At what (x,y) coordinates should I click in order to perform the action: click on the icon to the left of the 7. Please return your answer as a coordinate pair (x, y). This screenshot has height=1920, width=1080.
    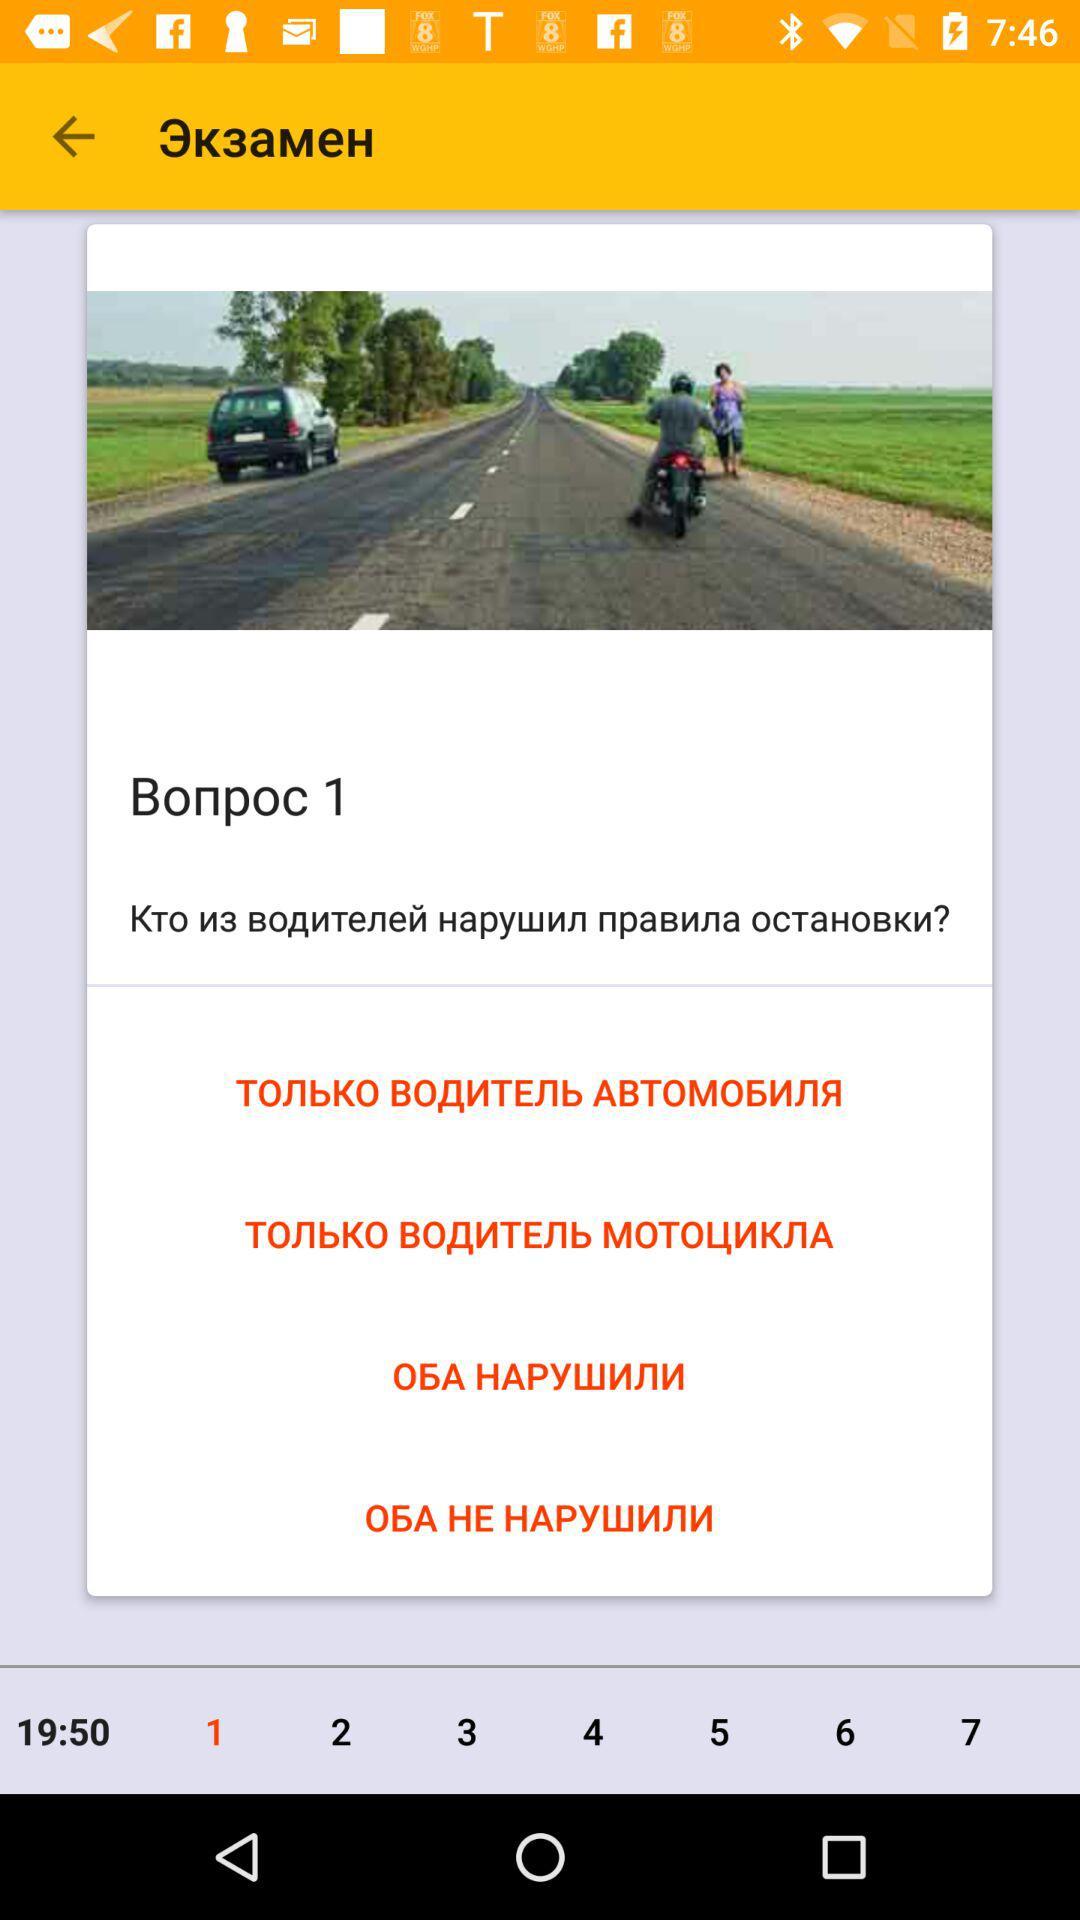
    Looking at the image, I should click on (845, 1730).